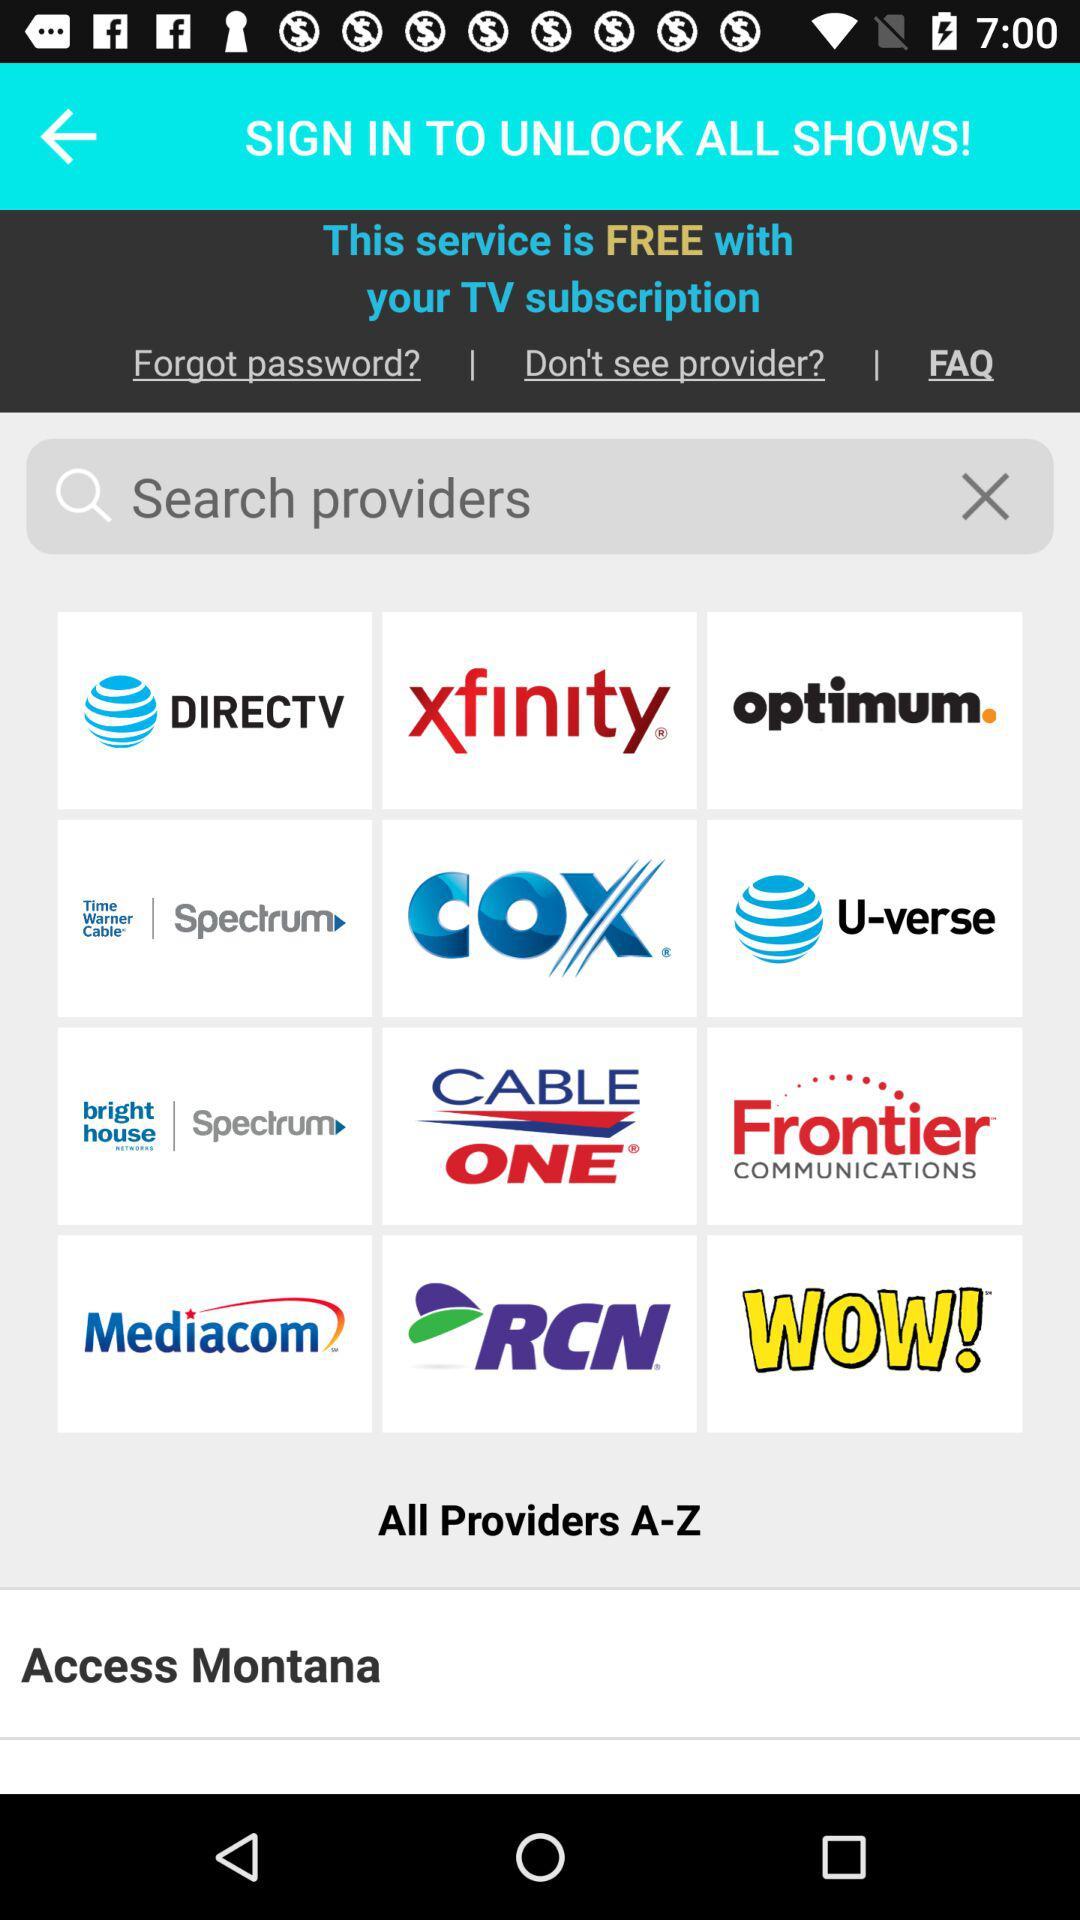 This screenshot has height=1920, width=1080. What do you see at coordinates (538, 1126) in the screenshot?
I see `provider` at bounding box center [538, 1126].